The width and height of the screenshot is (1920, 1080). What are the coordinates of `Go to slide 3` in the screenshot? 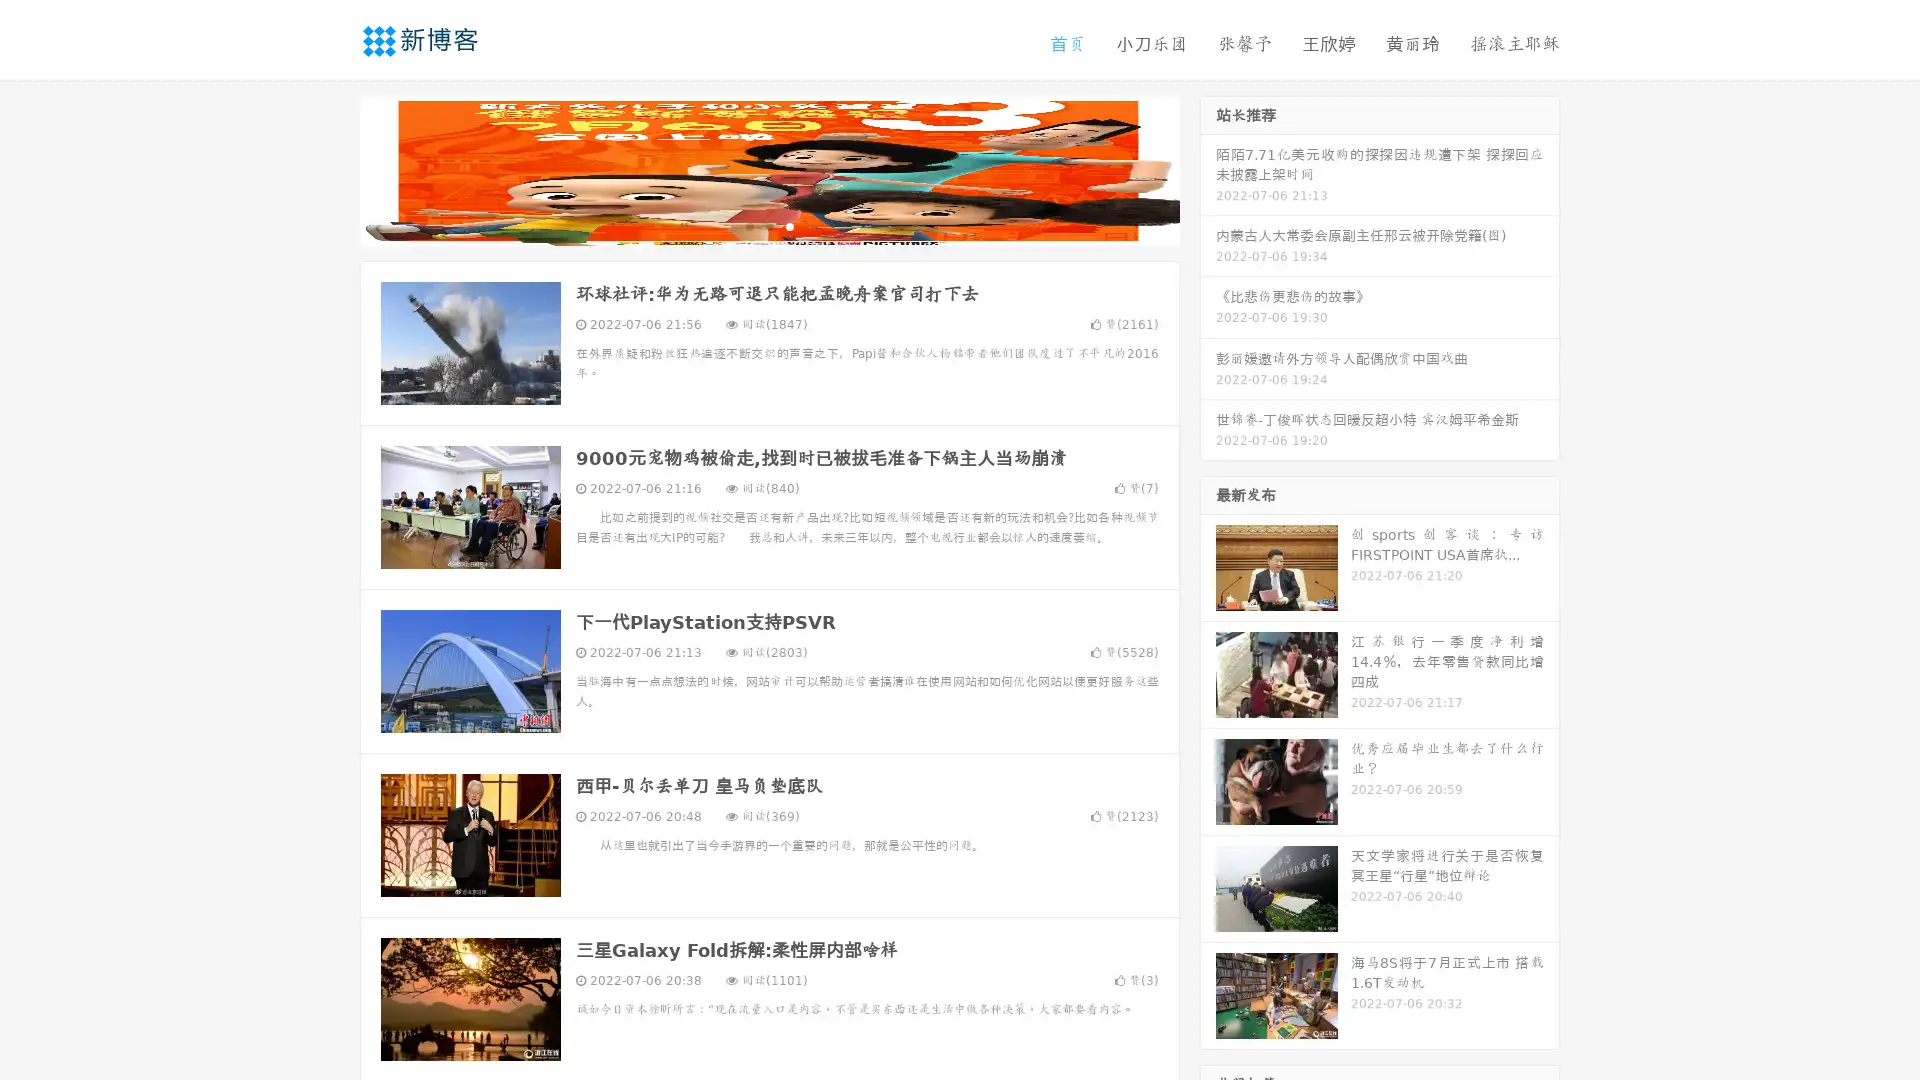 It's located at (789, 225).